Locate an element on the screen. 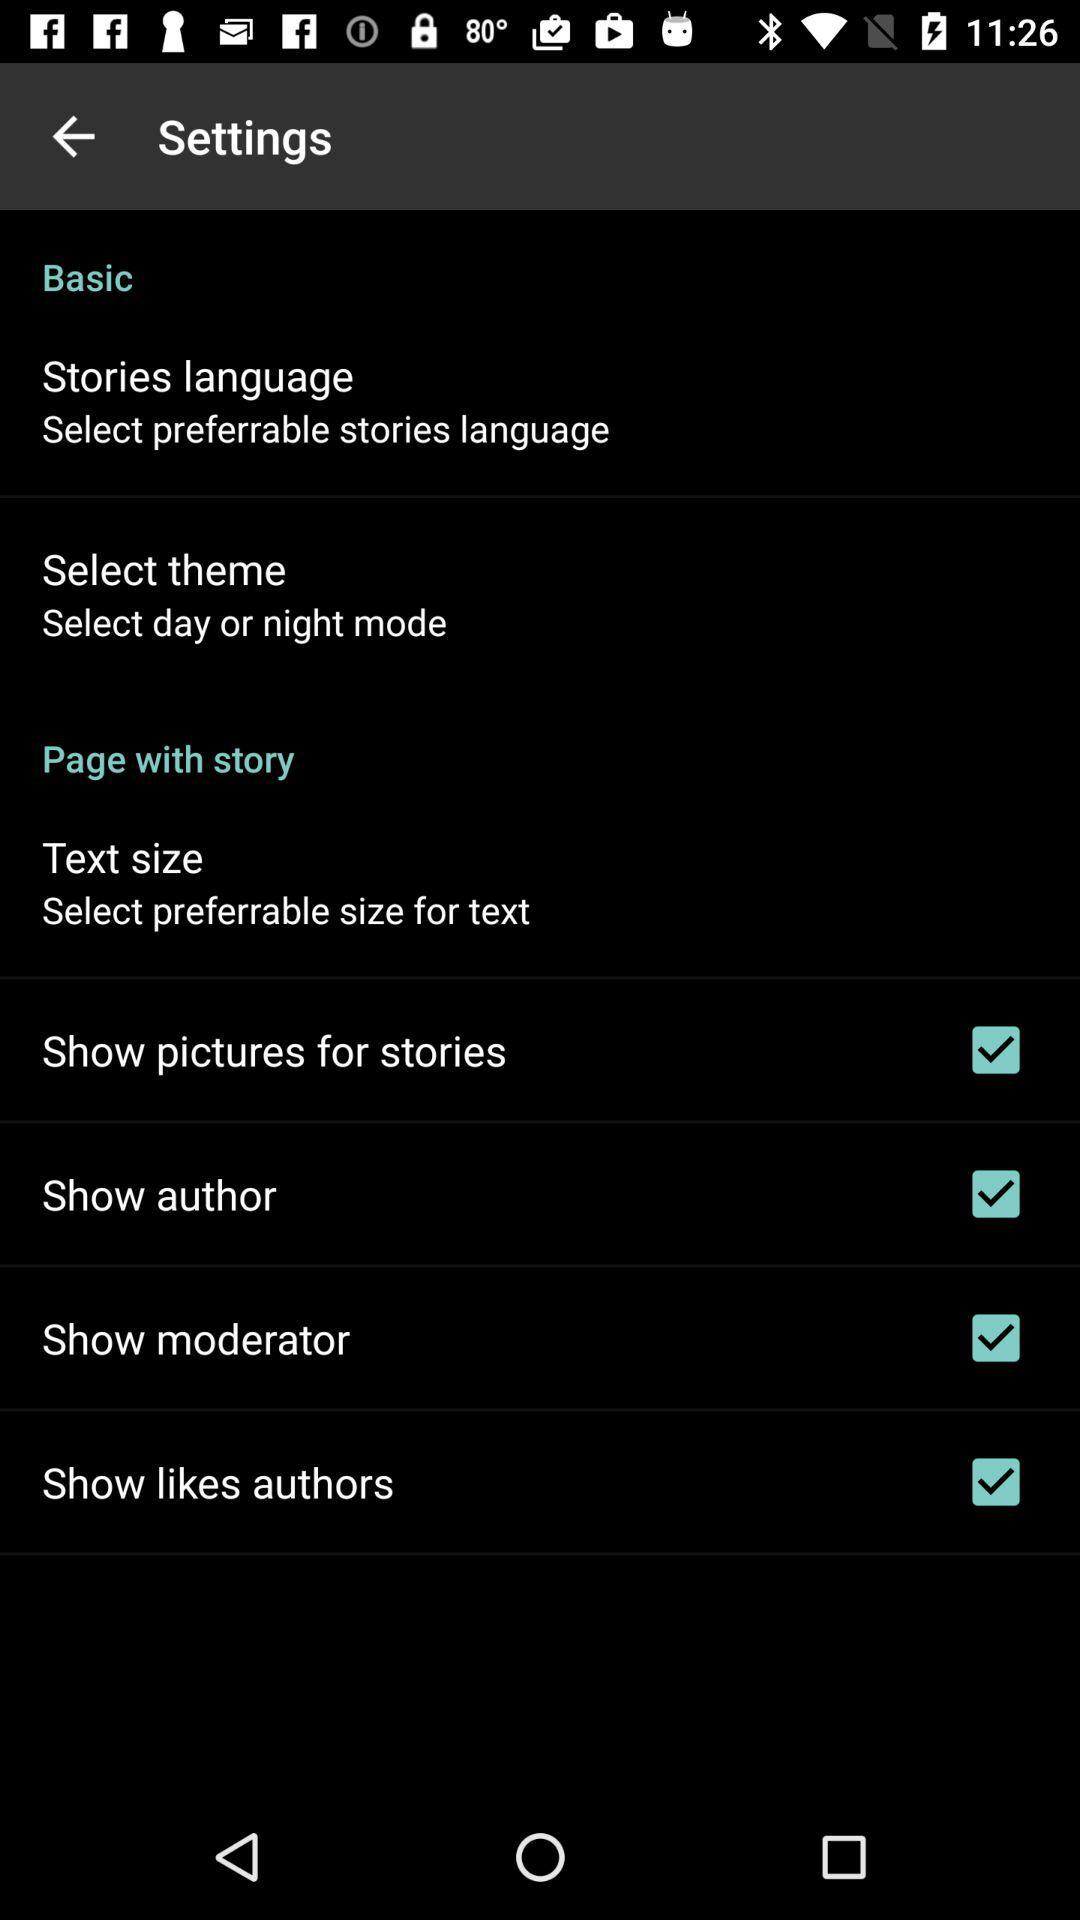 This screenshot has width=1080, height=1920. the item above the show author is located at coordinates (274, 1049).